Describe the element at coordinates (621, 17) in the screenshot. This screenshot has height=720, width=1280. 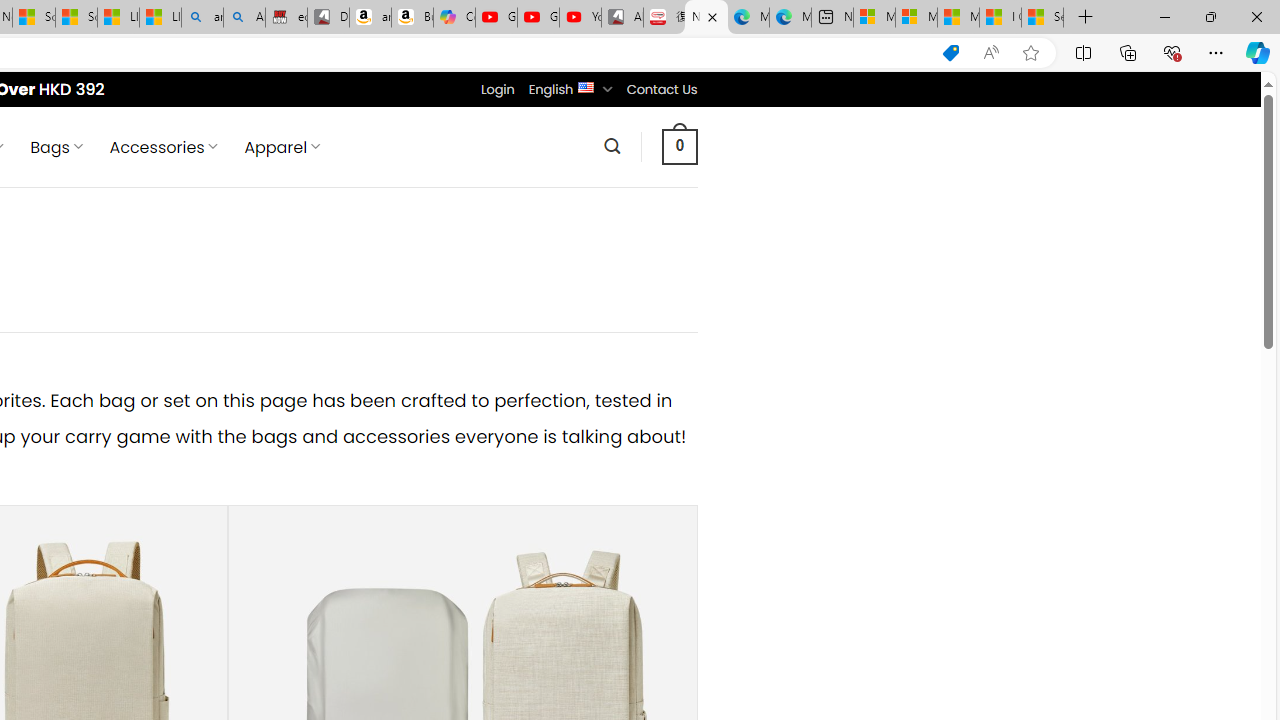
I see `'All Cubot phones'` at that location.